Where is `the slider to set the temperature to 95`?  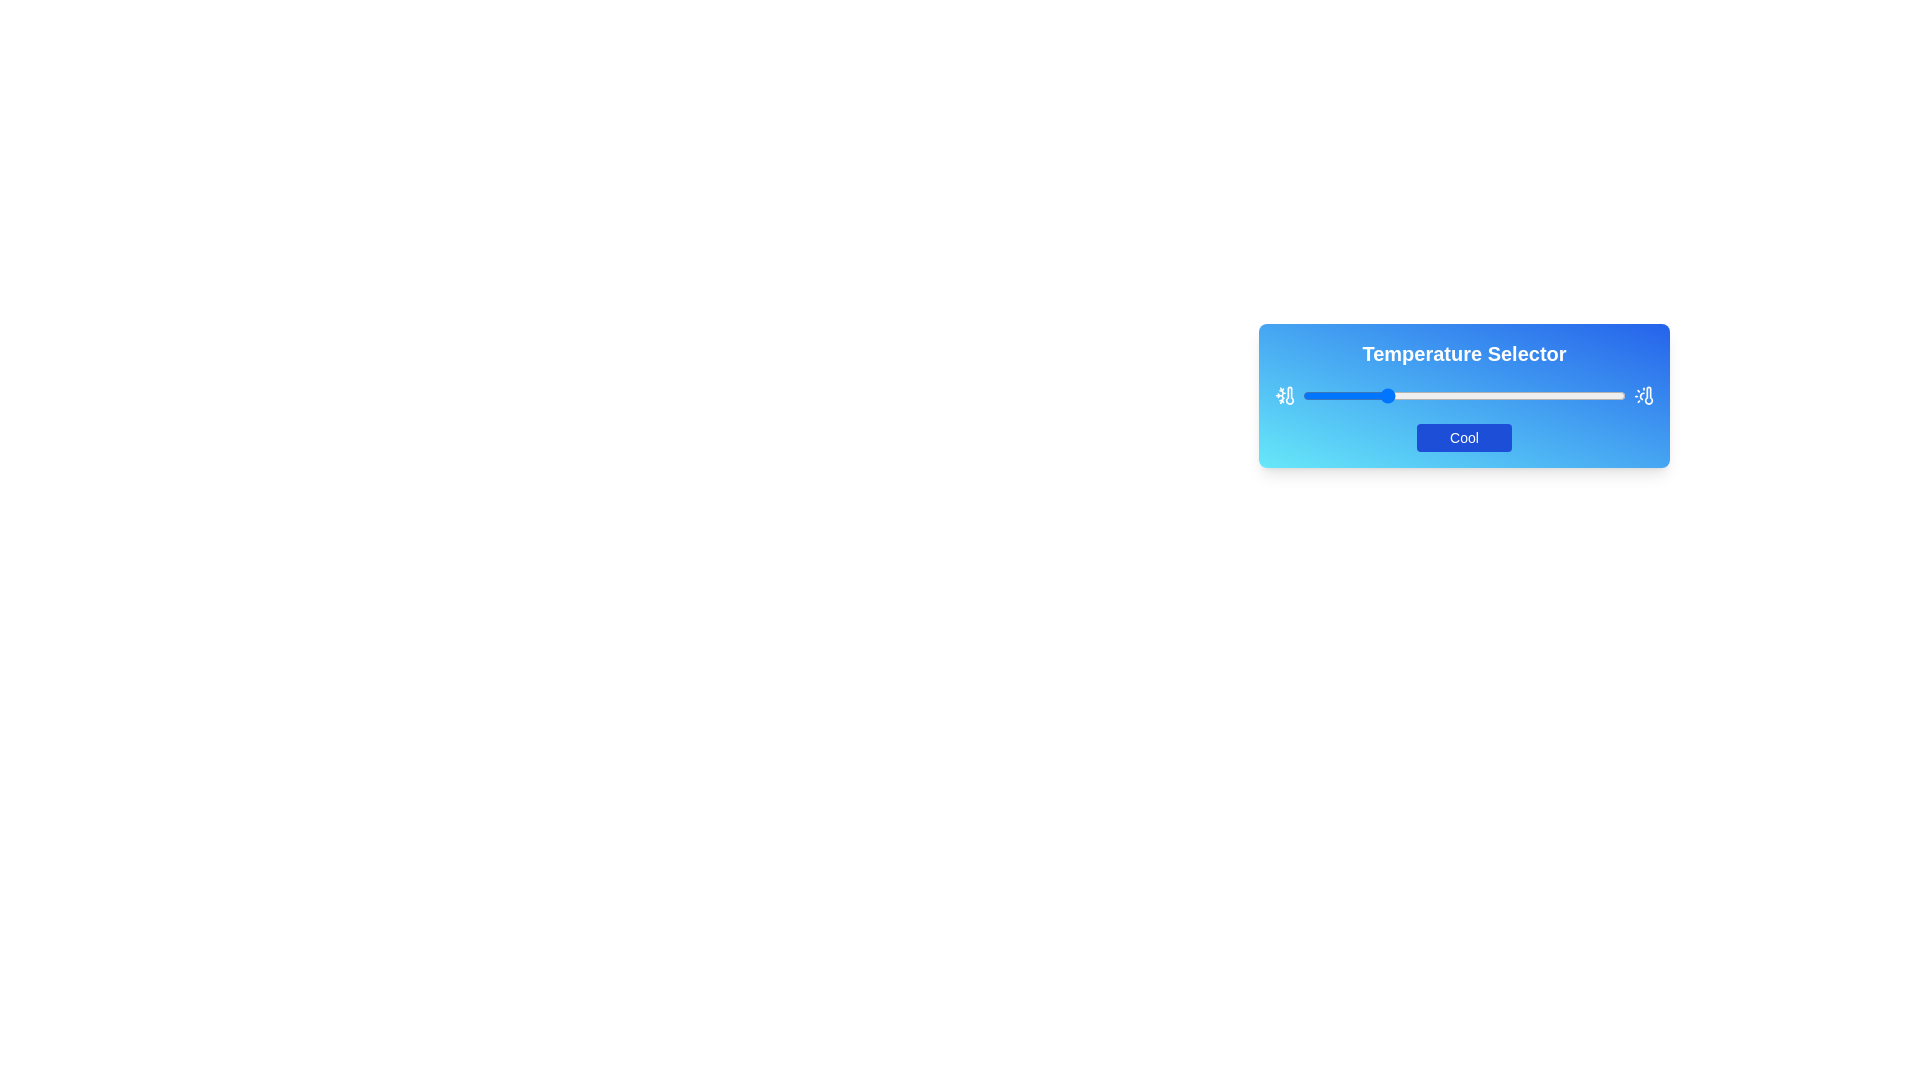
the slider to set the temperature to 95 is located at coordinates (1609, 396).